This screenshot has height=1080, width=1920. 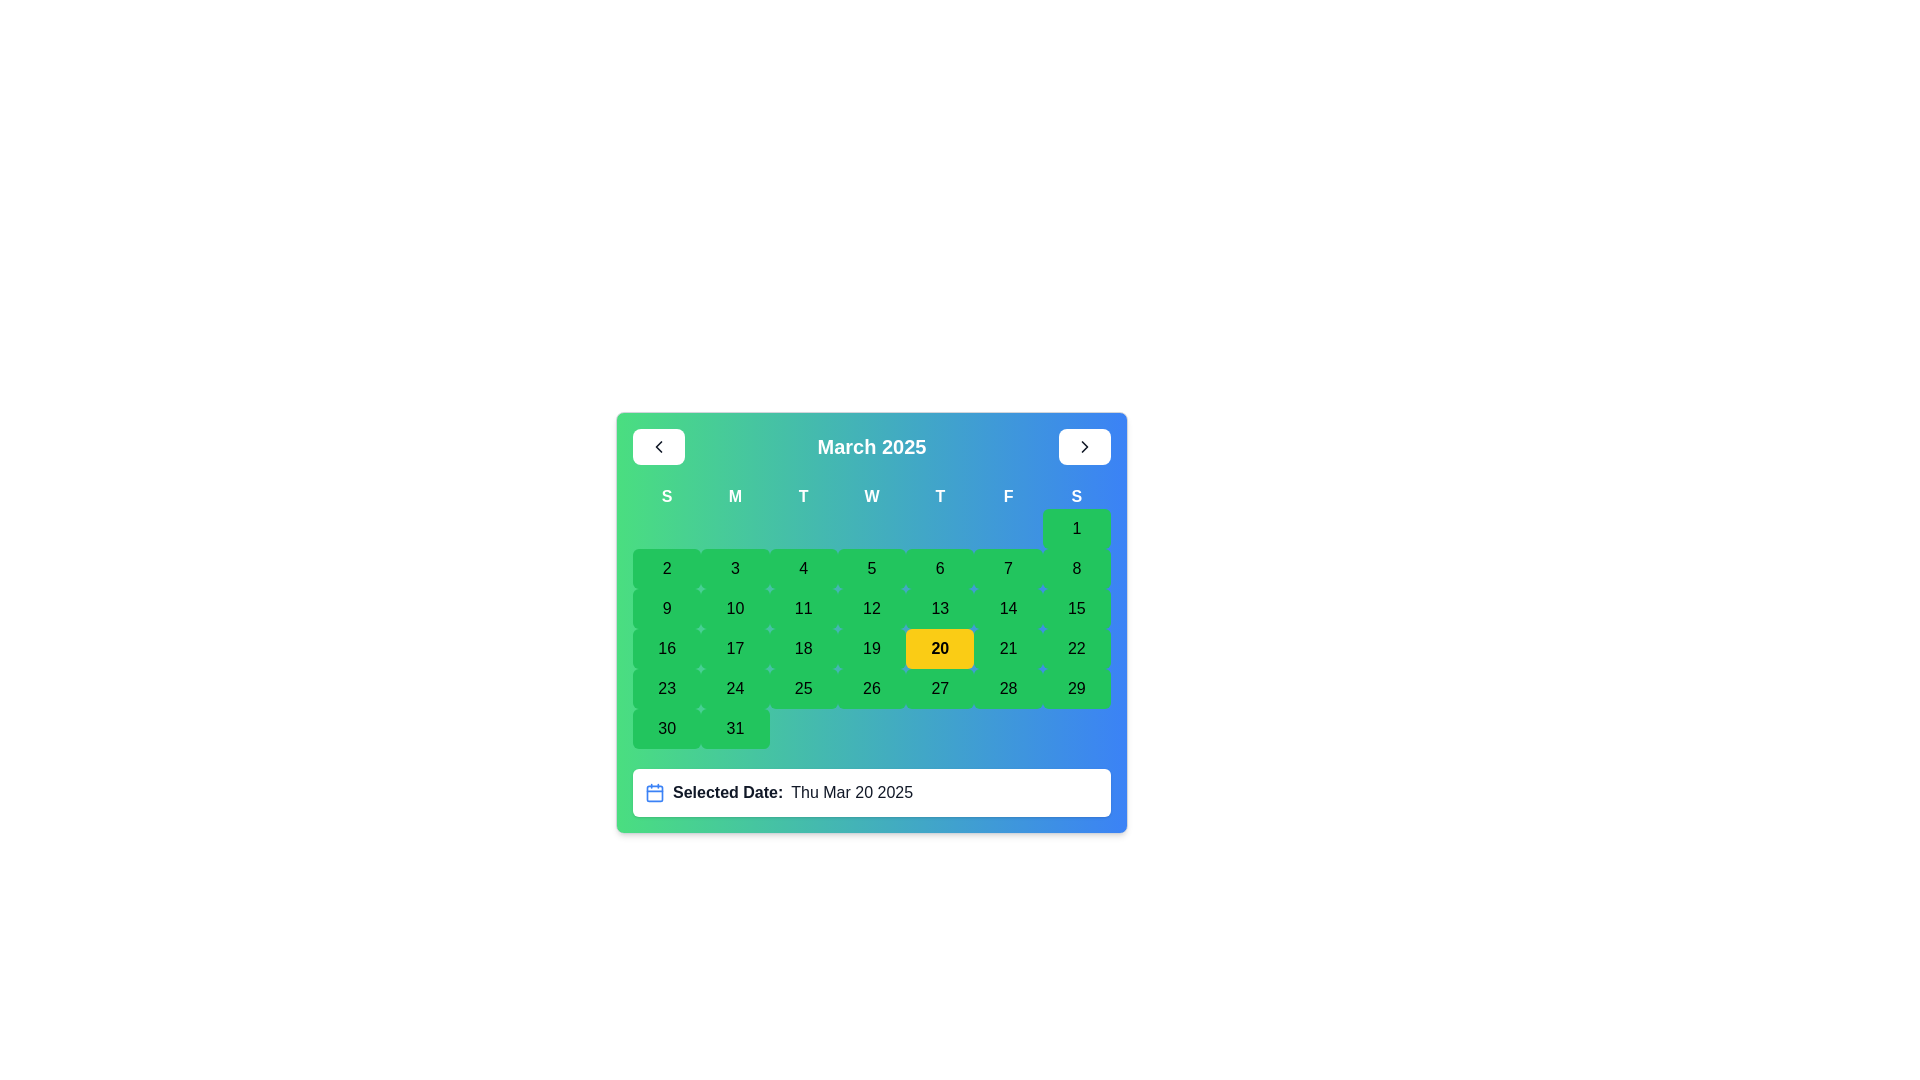 I want to click on the chevron left icon located in the top-left corner of the calendar header section for tooltip or visual feedback, so click(x=658, y=446).